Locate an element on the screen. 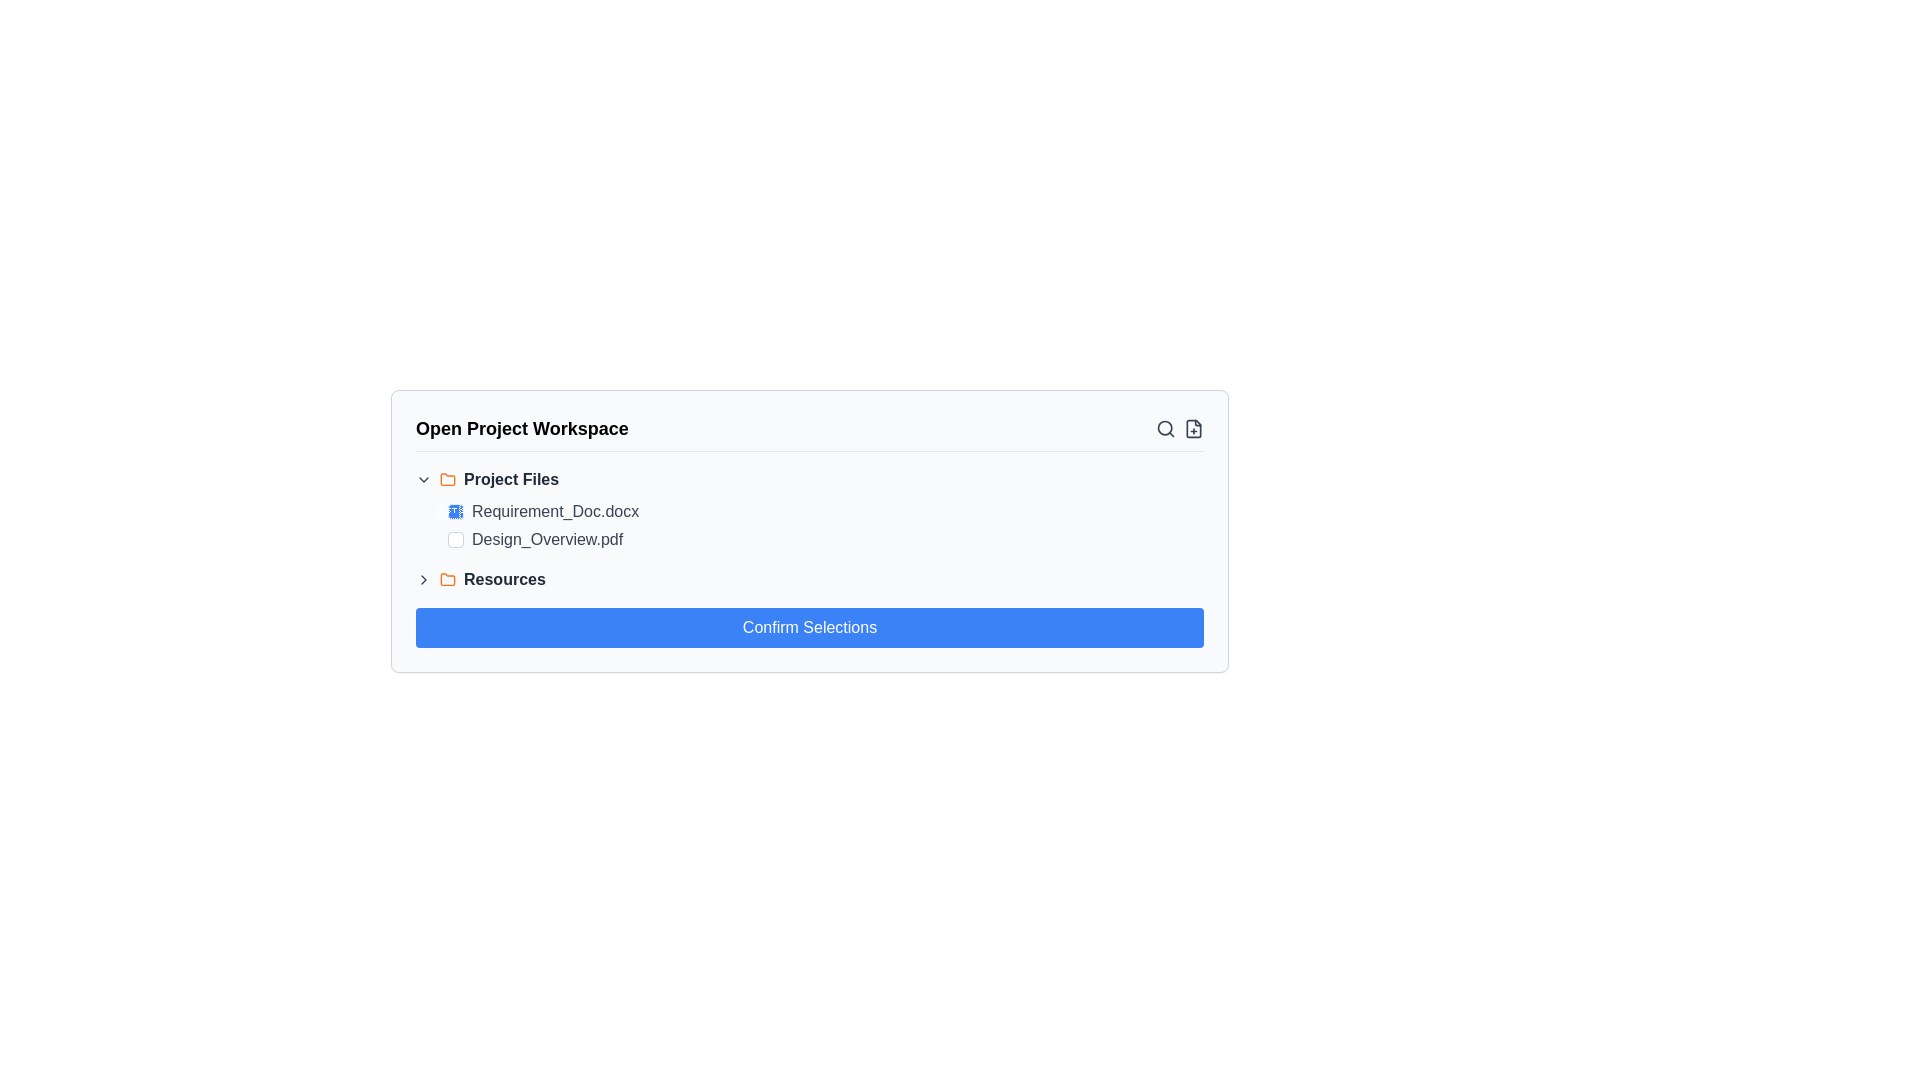  the interactive folder icon located at the bottom right part of the interface under the 'Resources' label is located at coordinates (446, 478).